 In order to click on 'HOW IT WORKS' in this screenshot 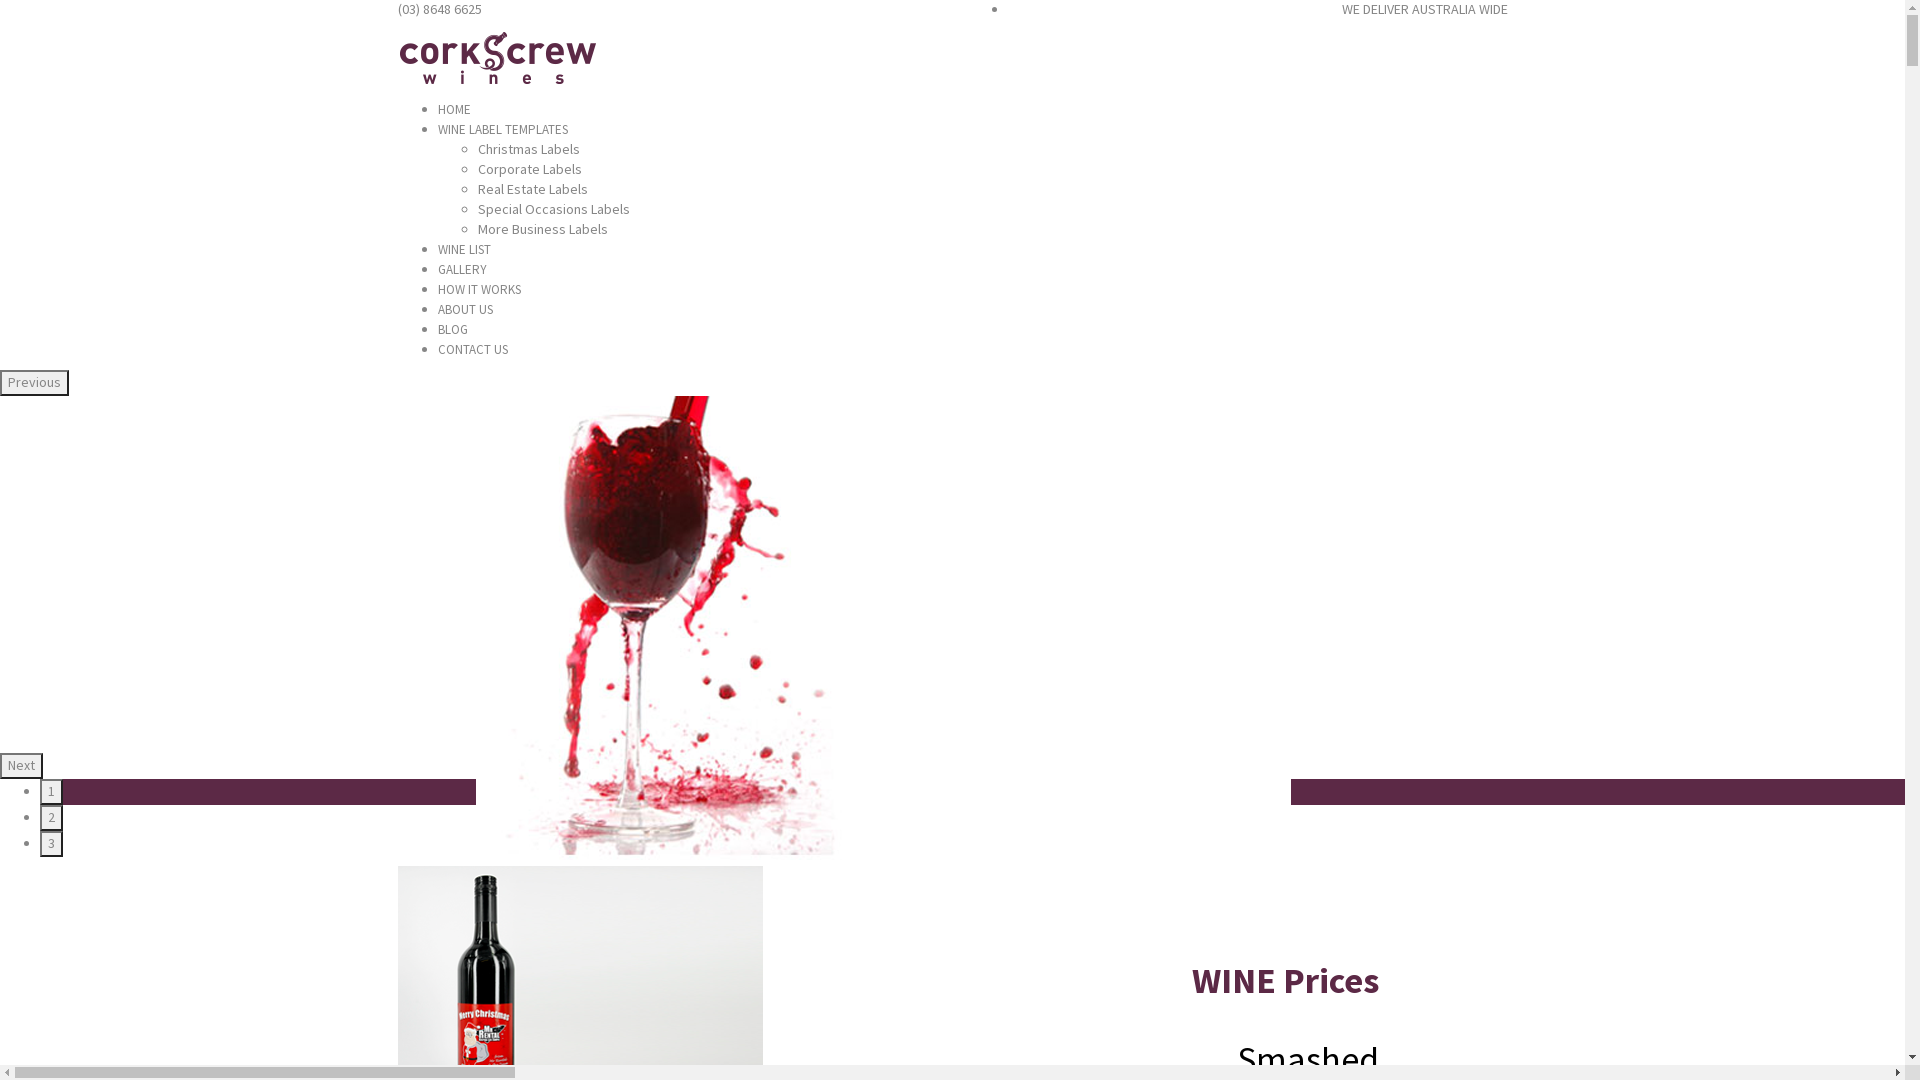, I will do `click(478, 289)`.